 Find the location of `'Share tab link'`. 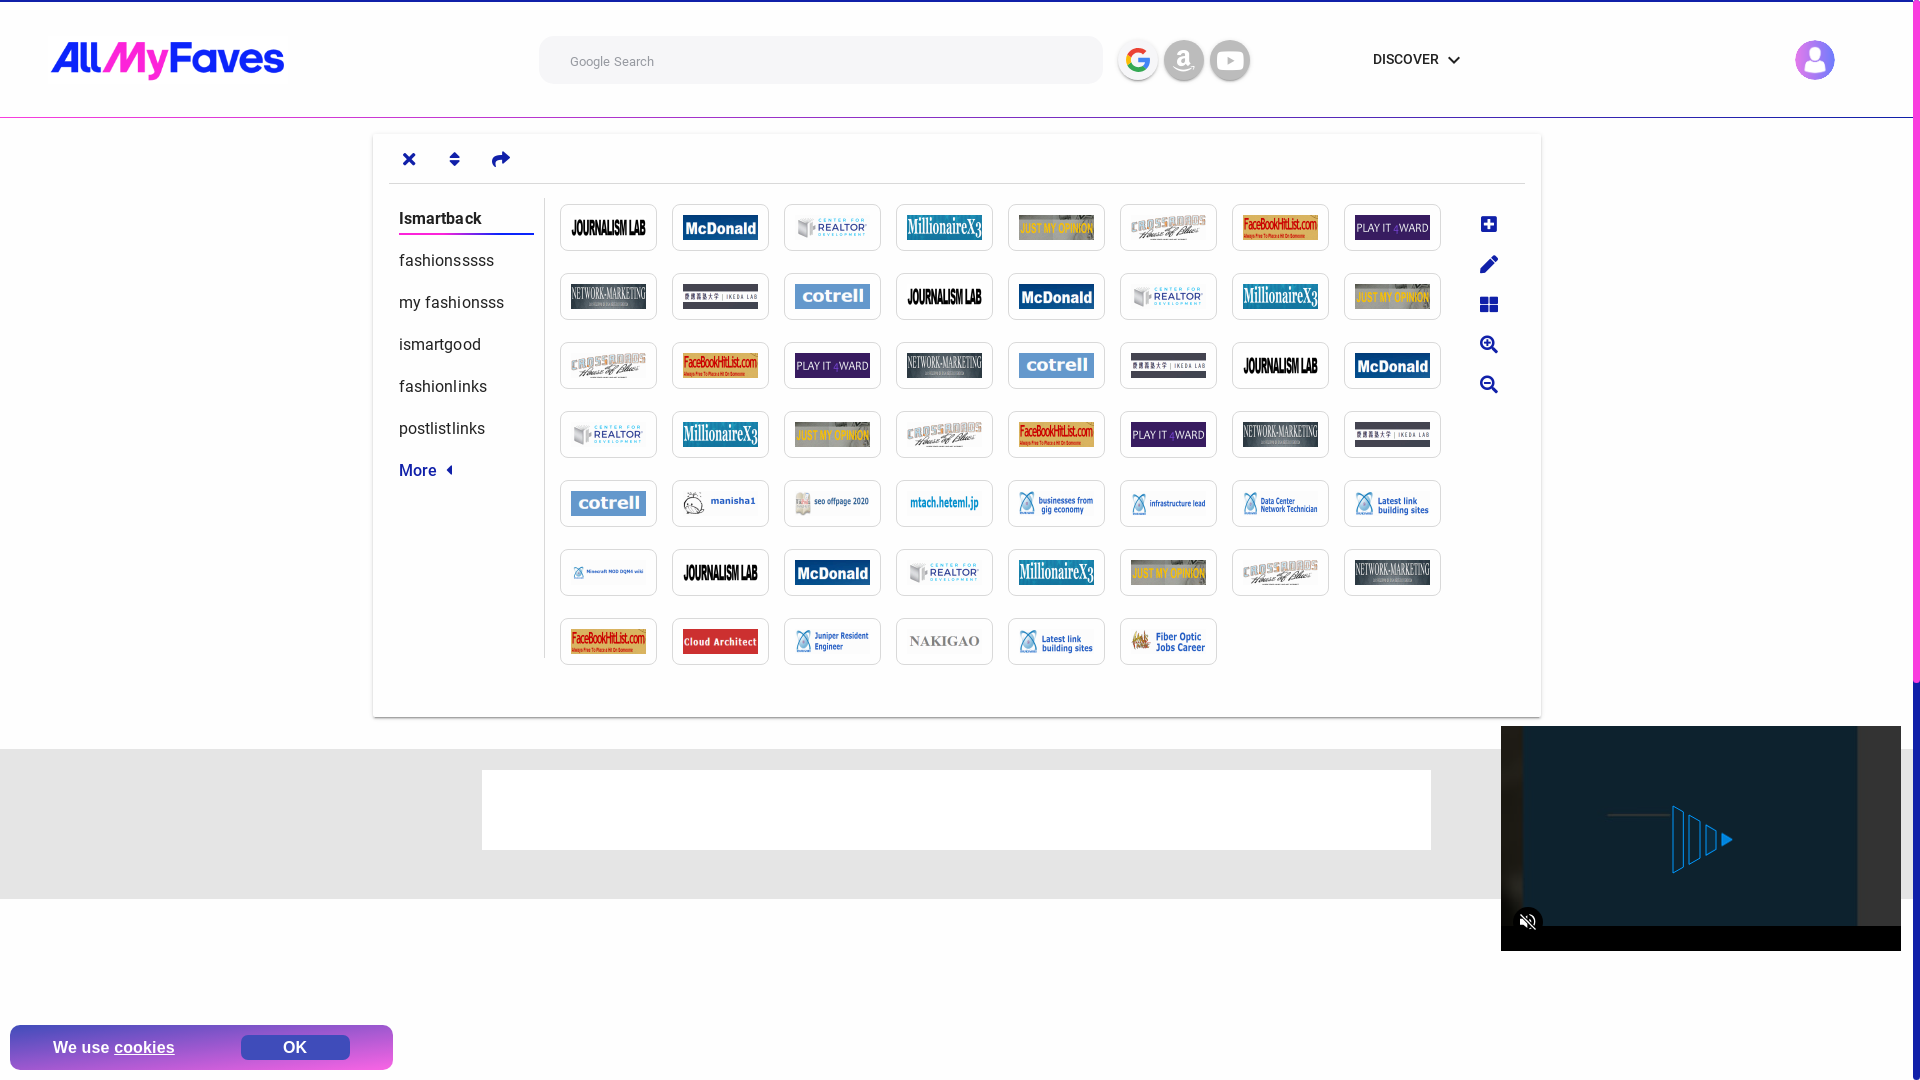

'Share tab link' is located at coordinates (480, 157).